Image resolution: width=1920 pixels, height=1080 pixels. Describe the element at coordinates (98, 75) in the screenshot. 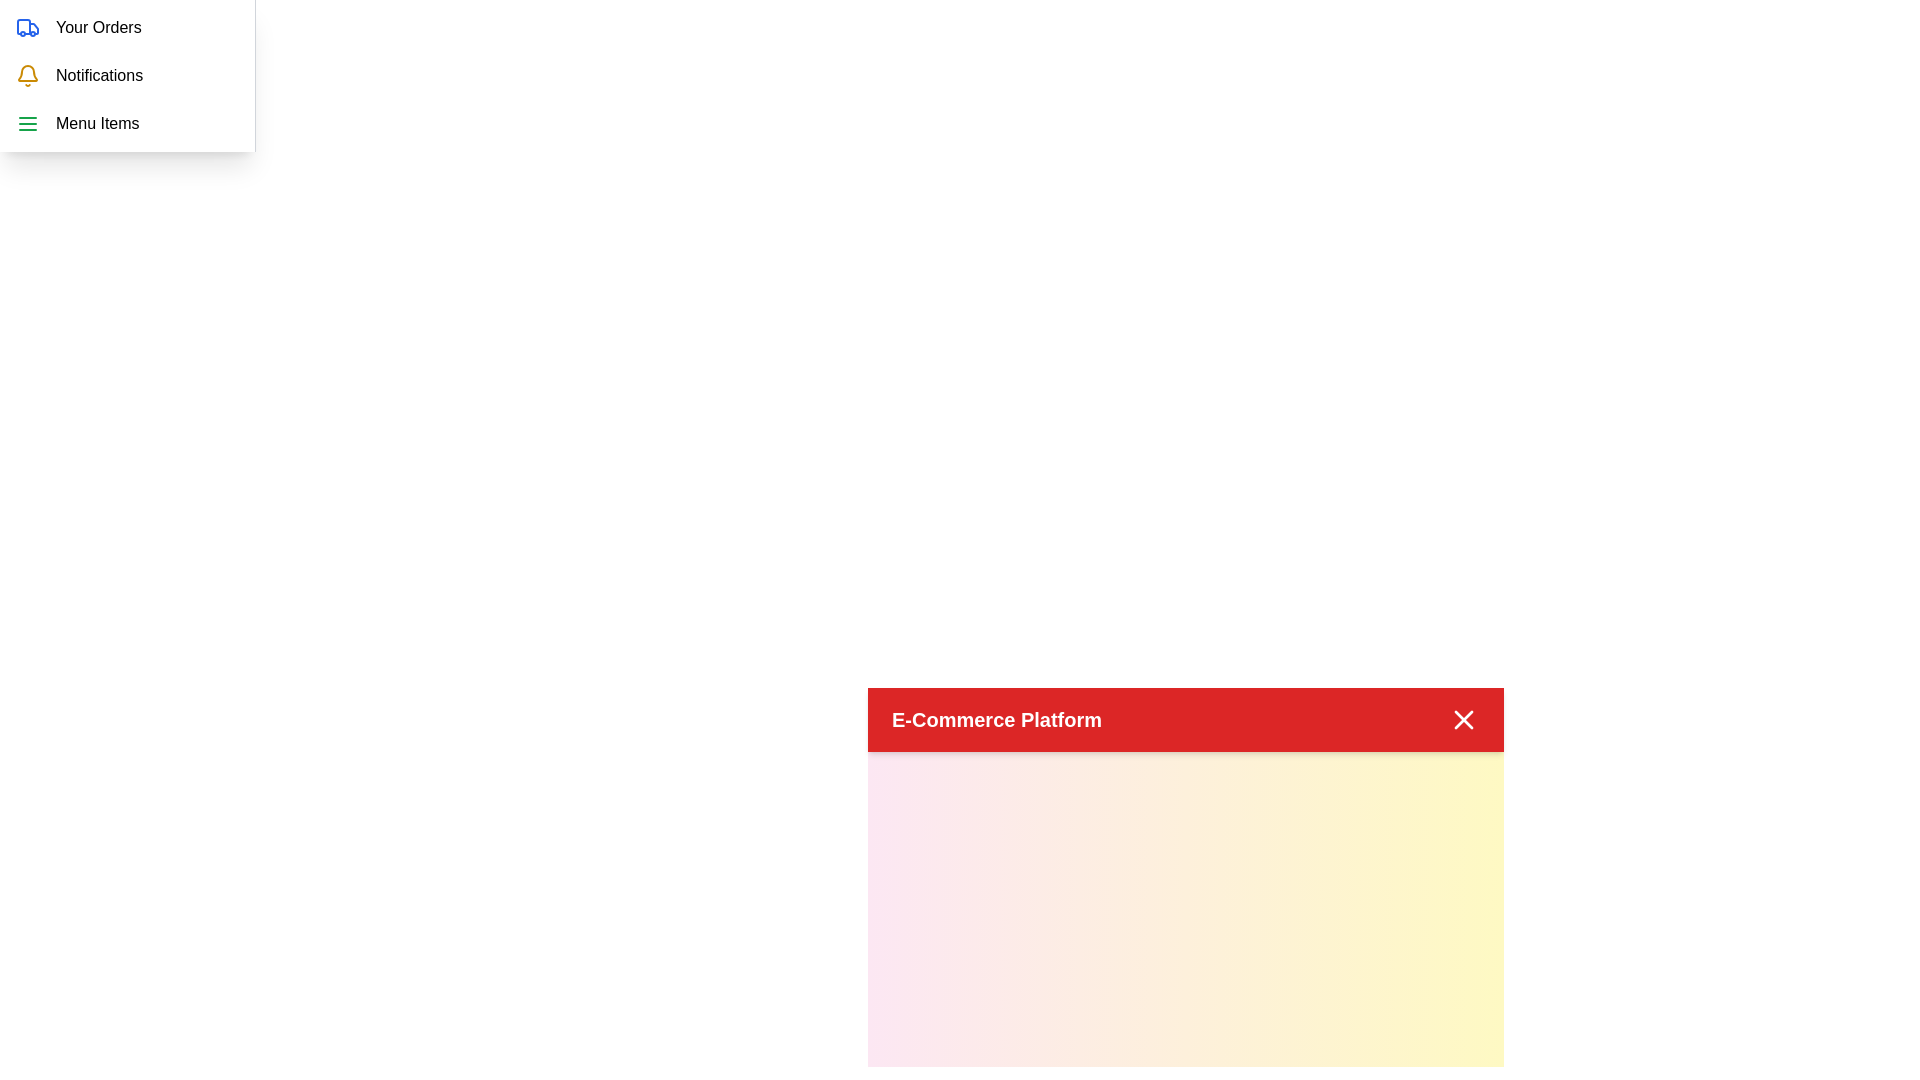

I see `text label displaying 'Notifications' which is styled in black font and positioned below 'Your Orders' and above 'Menu Items', adjacent to a yellow bell icon` at that location.